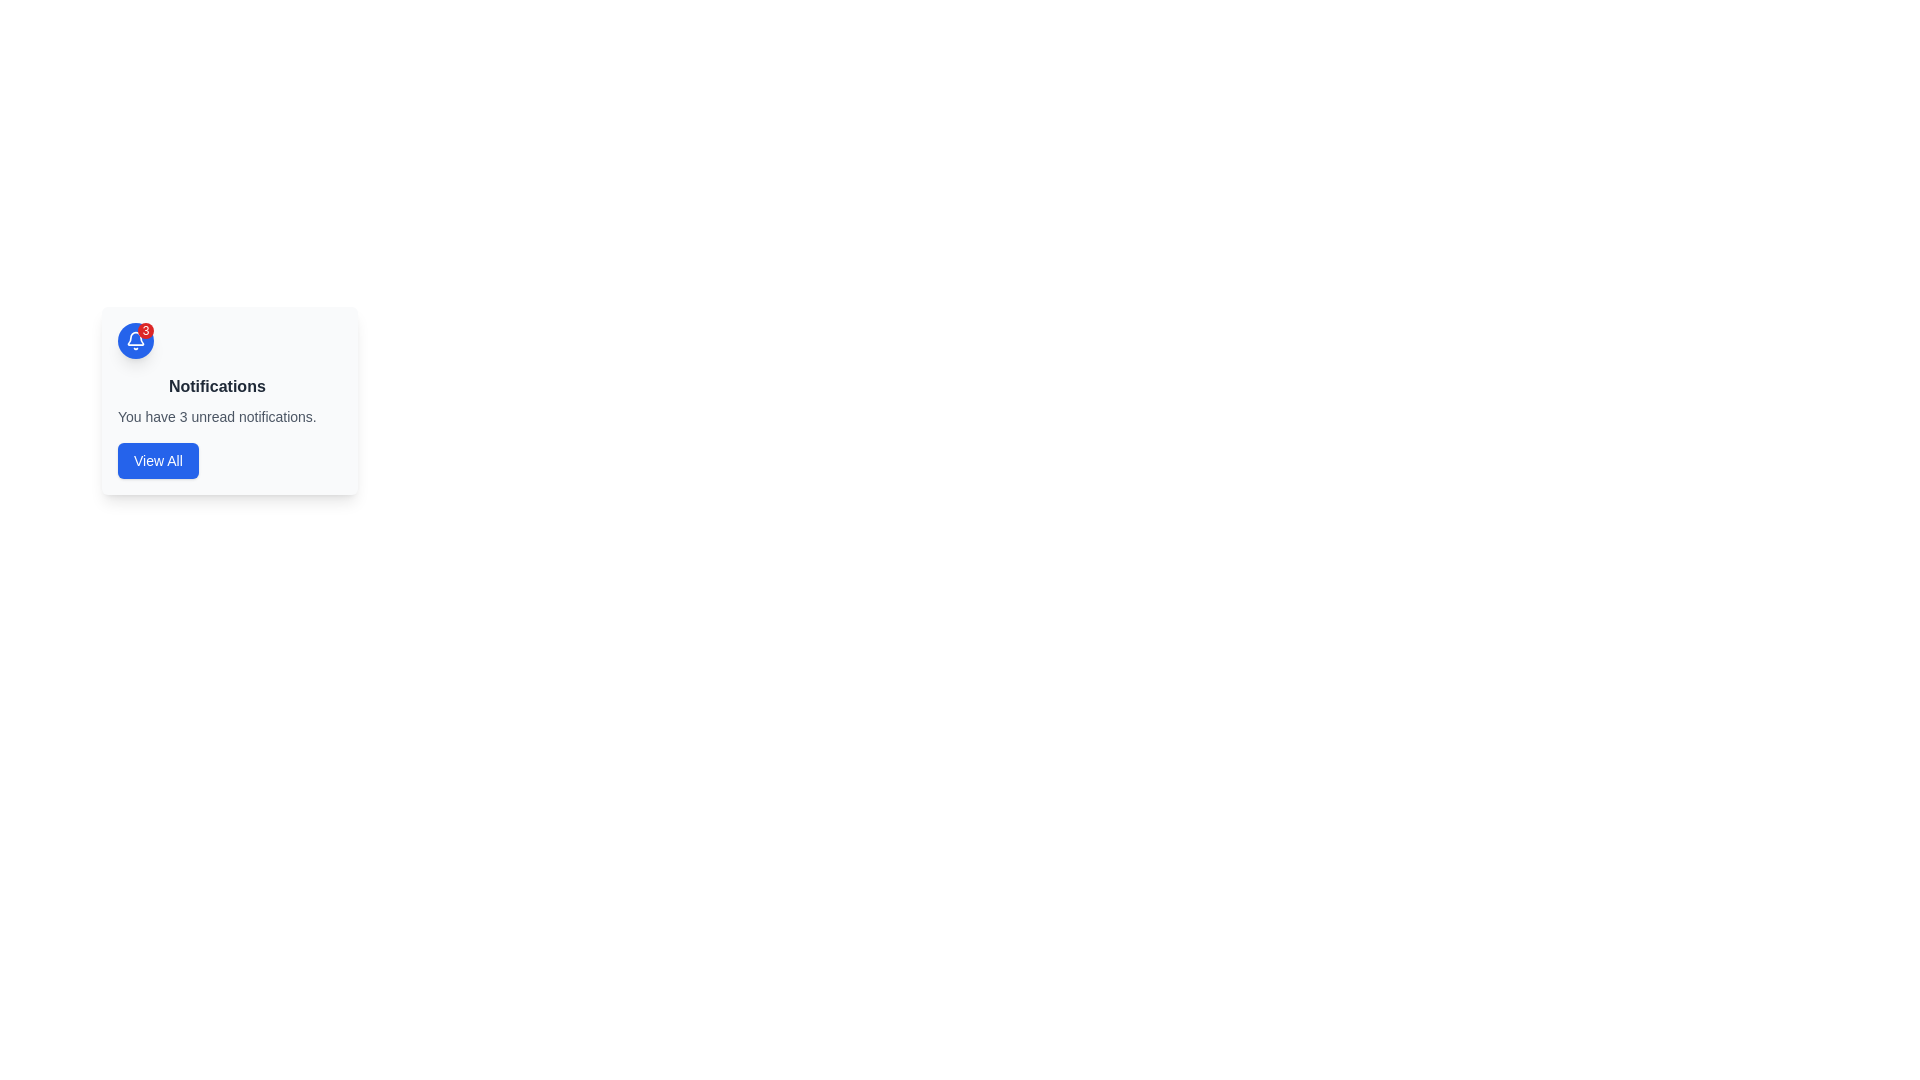  I want to click on the bold text label 'Notifications' styled in dark gray located at the top of the notification card, so click(217, 386).